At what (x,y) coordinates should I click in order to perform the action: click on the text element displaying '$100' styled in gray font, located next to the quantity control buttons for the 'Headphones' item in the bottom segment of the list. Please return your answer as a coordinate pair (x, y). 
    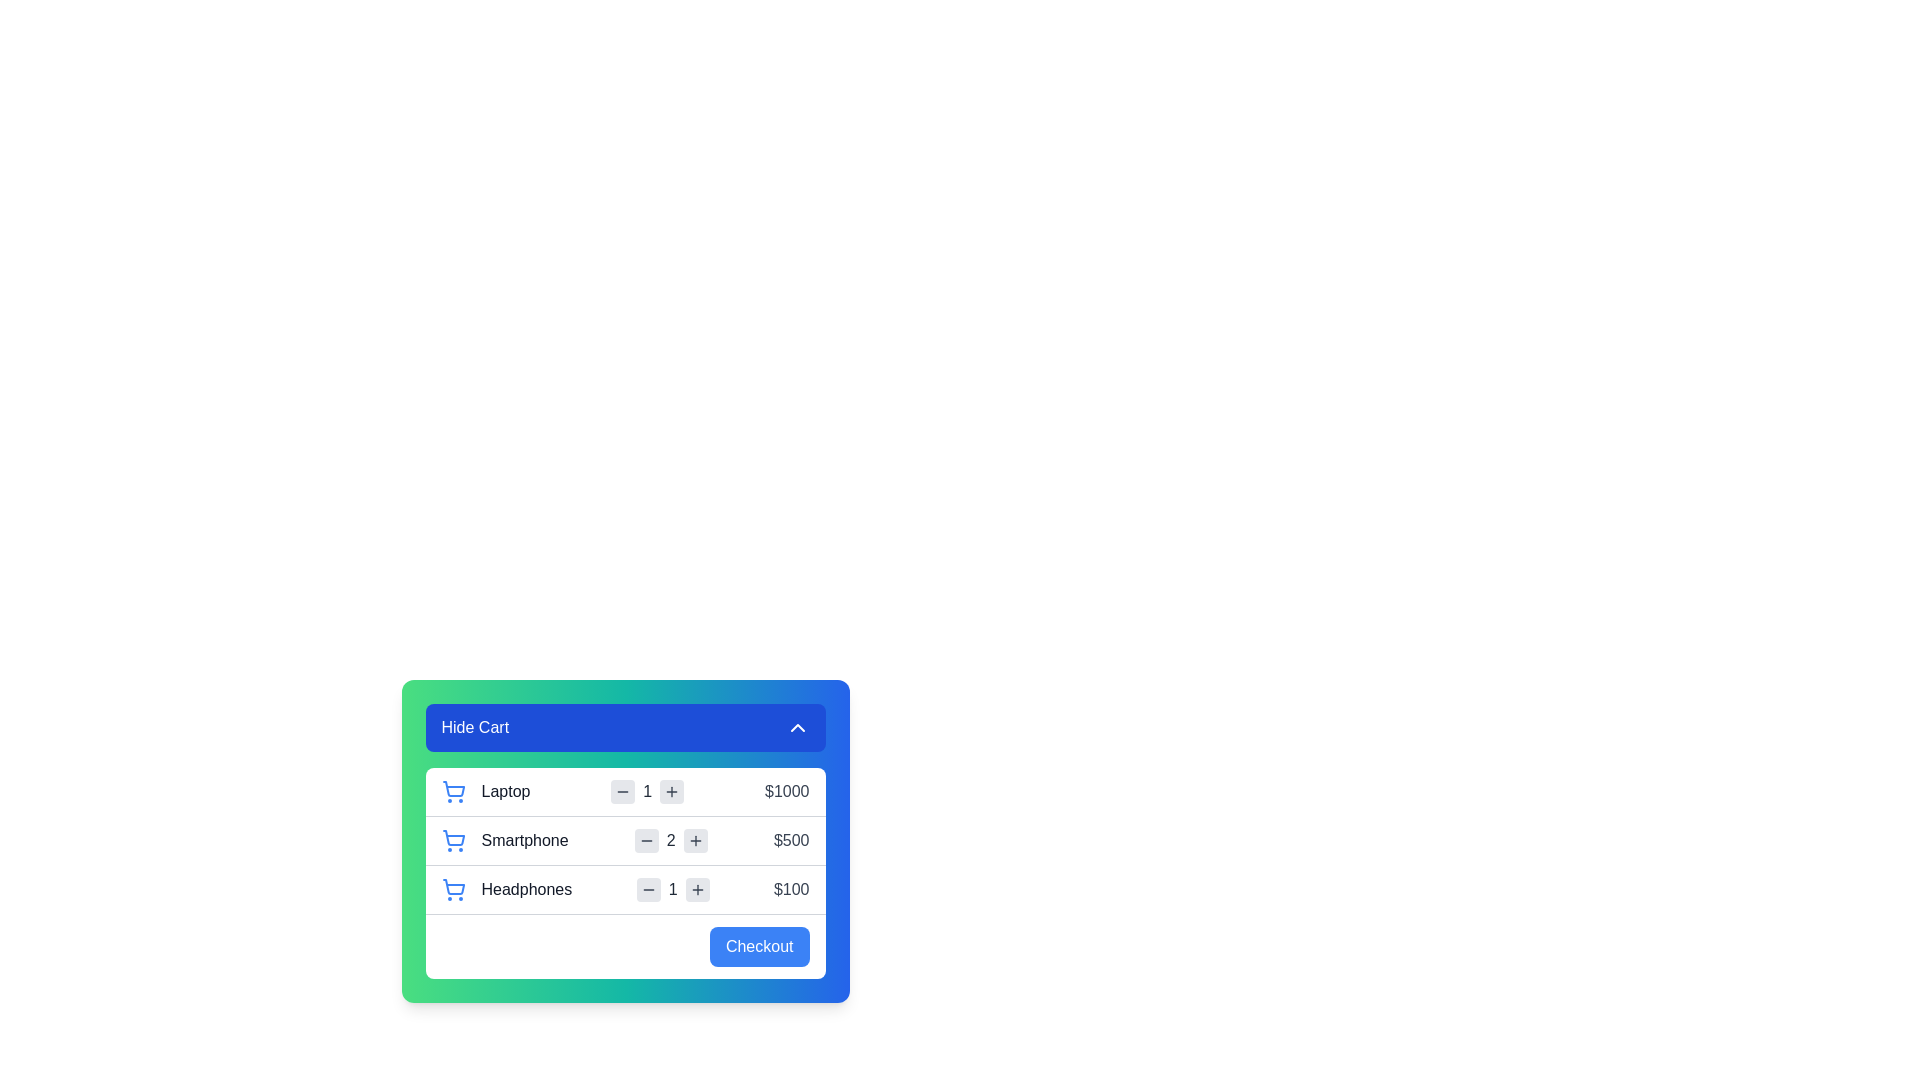
    Looking at the image, I should click on (790, 889).